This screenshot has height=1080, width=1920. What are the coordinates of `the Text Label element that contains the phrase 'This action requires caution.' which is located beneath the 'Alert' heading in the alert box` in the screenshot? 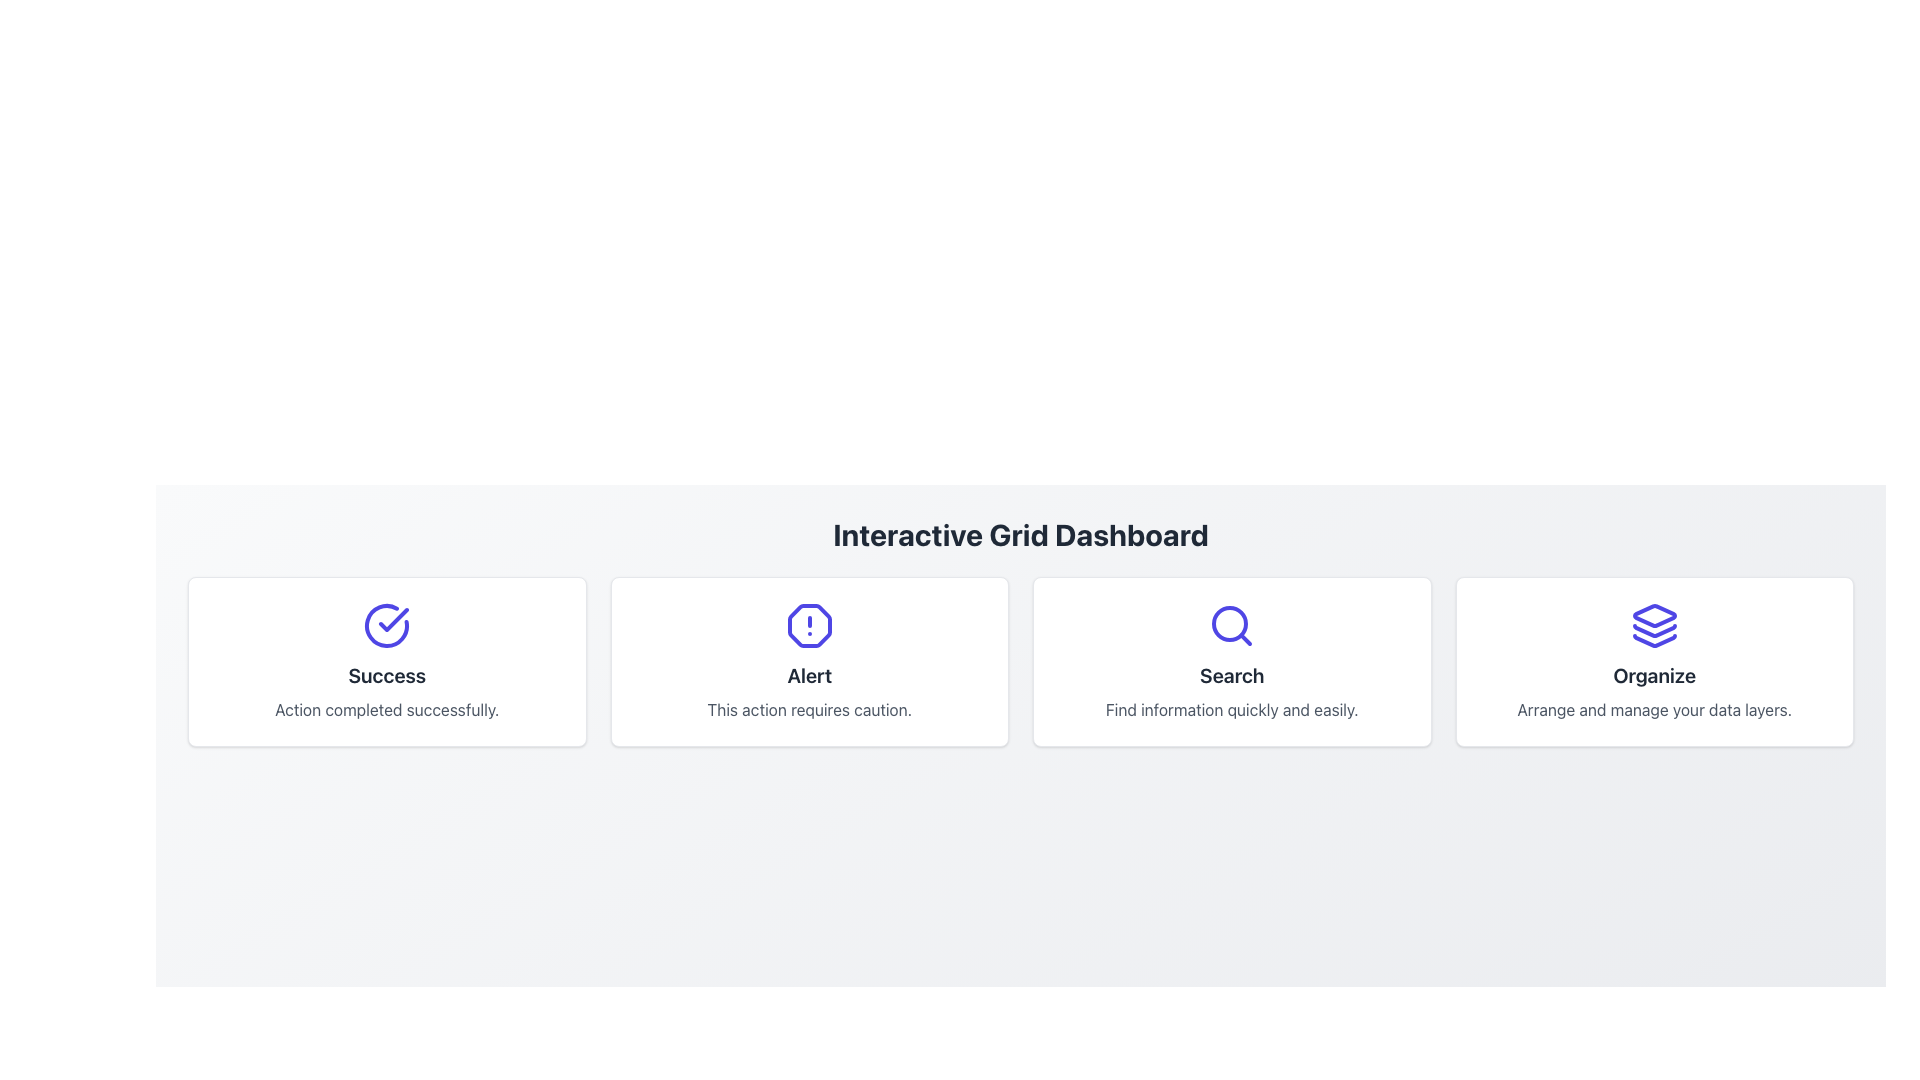 It's located at (809, 708).